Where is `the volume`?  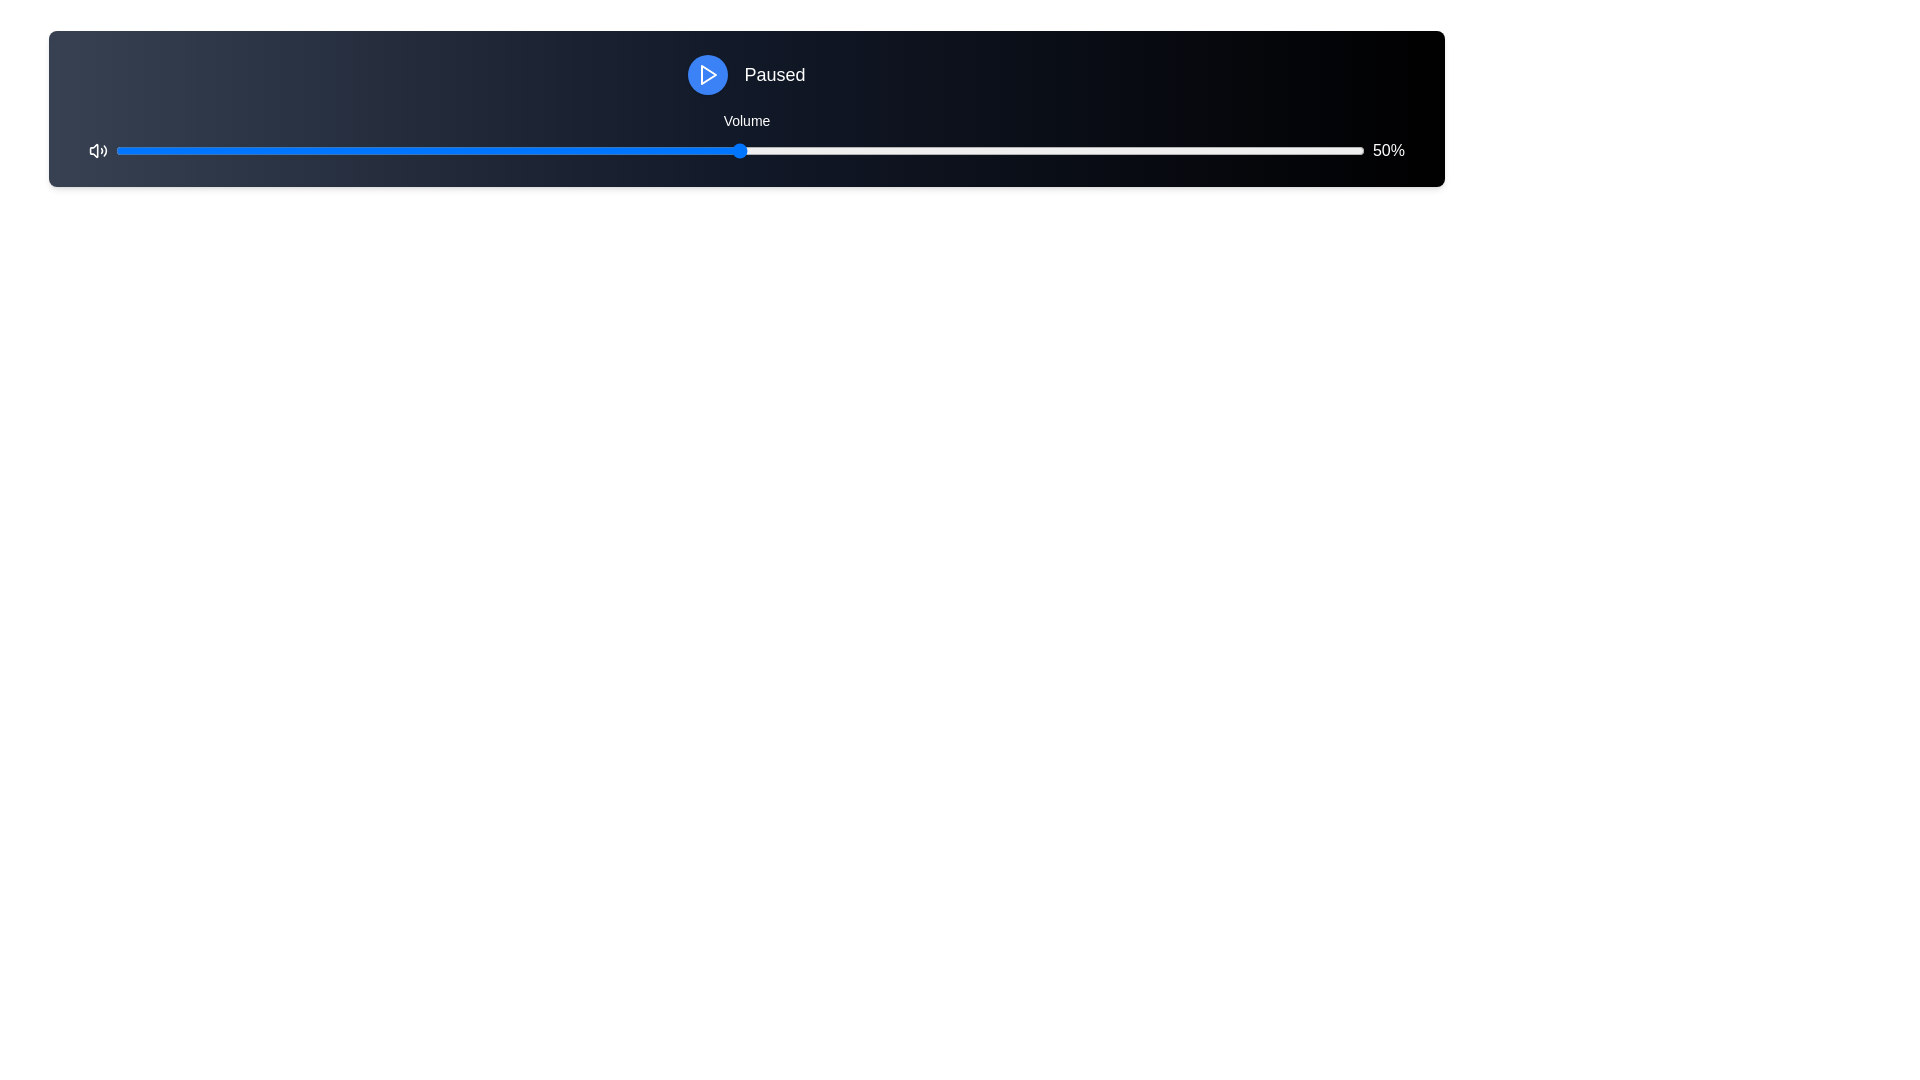 the volume is located at coordinates (539, 149).